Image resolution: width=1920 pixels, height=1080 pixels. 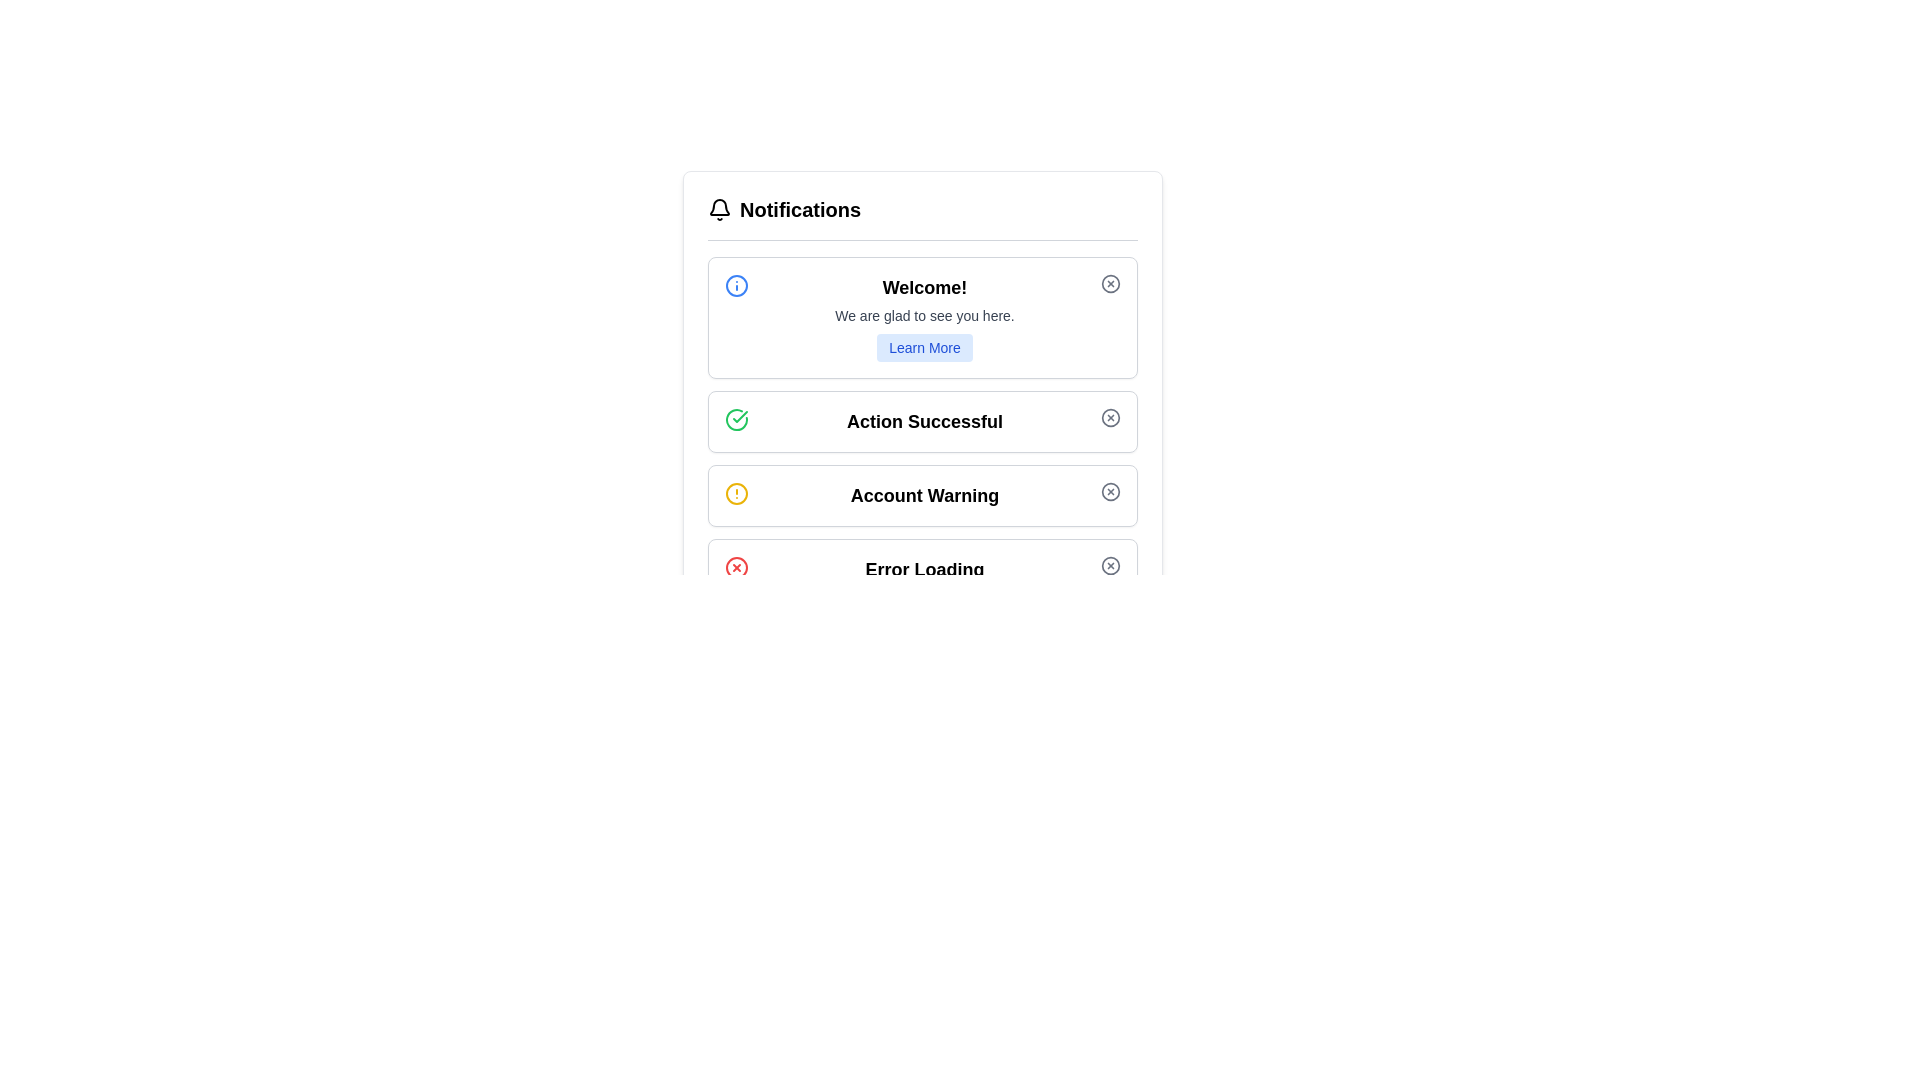 I want to click on the warning alert icon for the 'Account Warning' notification, which is located to the immediate left of the text label in the third notification item, so click(x=736, y=493).